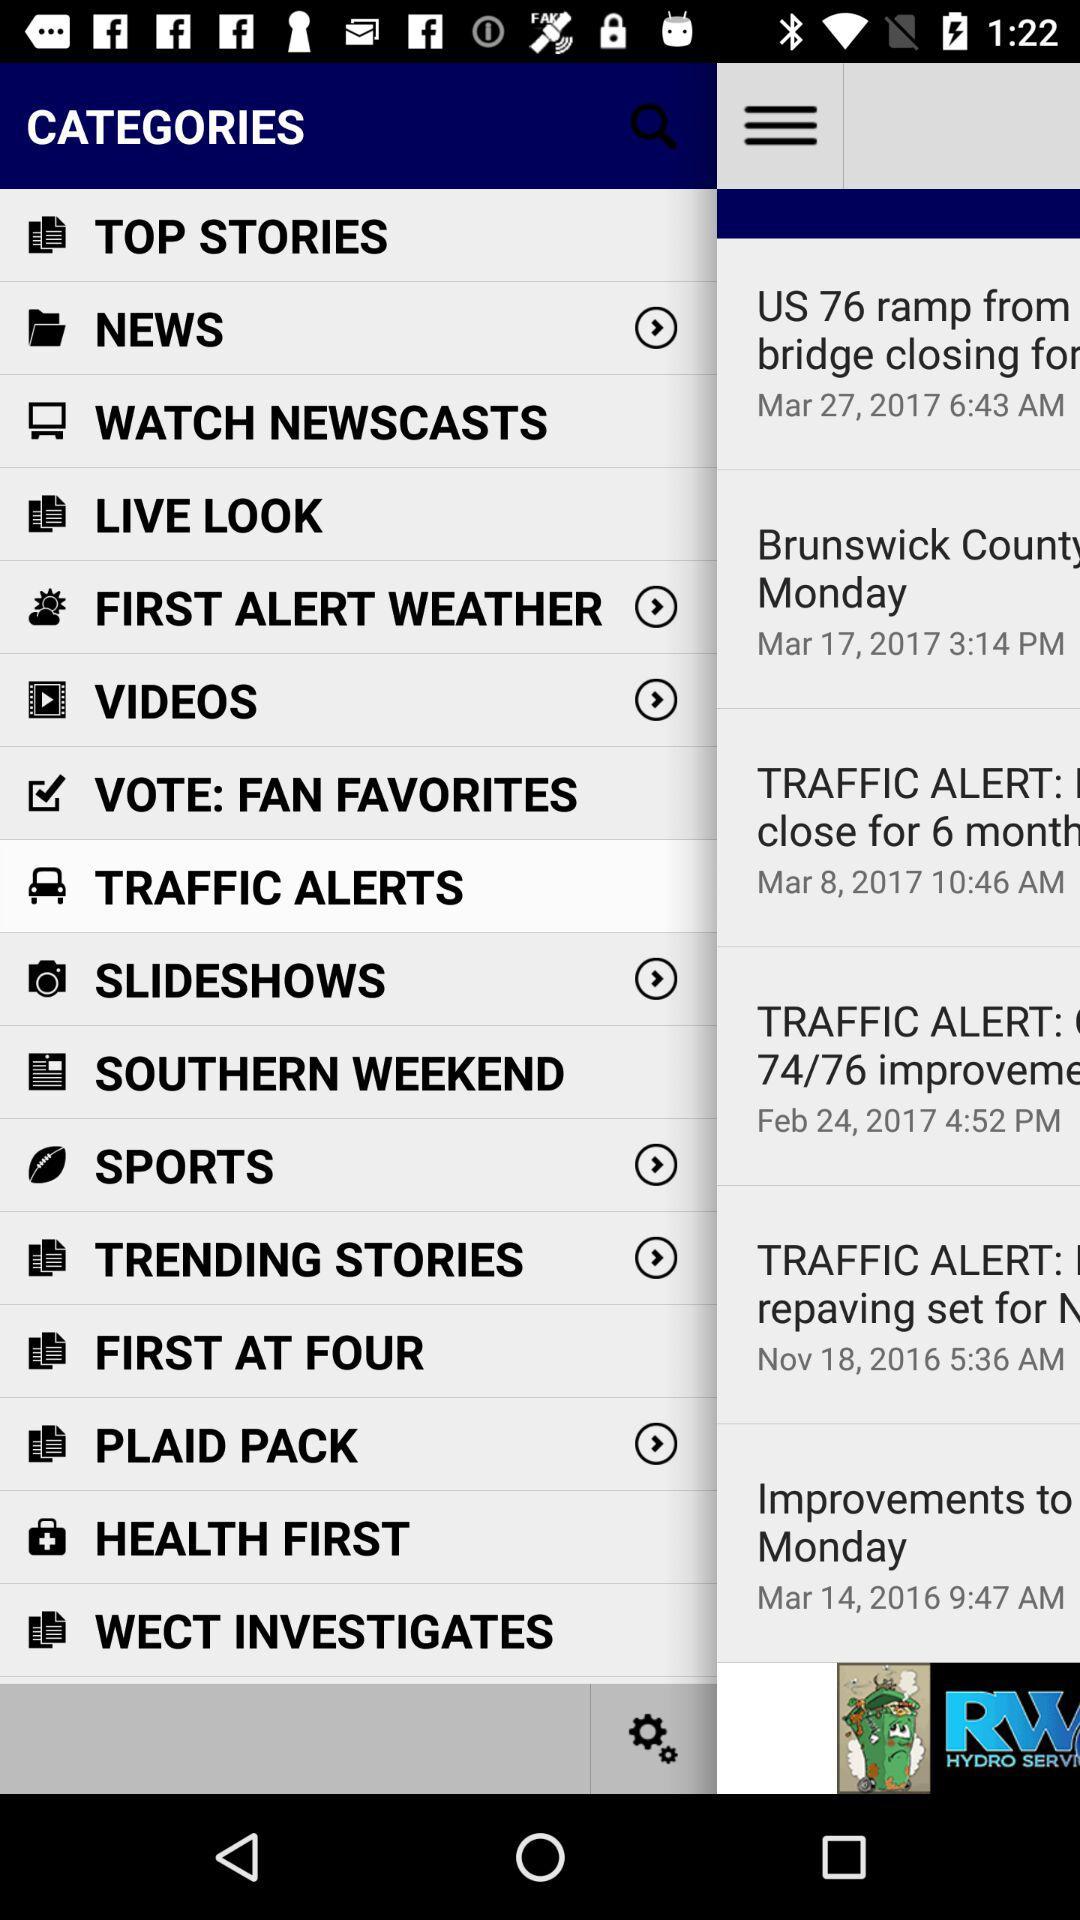 Image resolution: width=1080 pixels, height=1920 pixels. Describe the element at coordinates (654, 124) in the screenshot. I see `the search icon` at that location.